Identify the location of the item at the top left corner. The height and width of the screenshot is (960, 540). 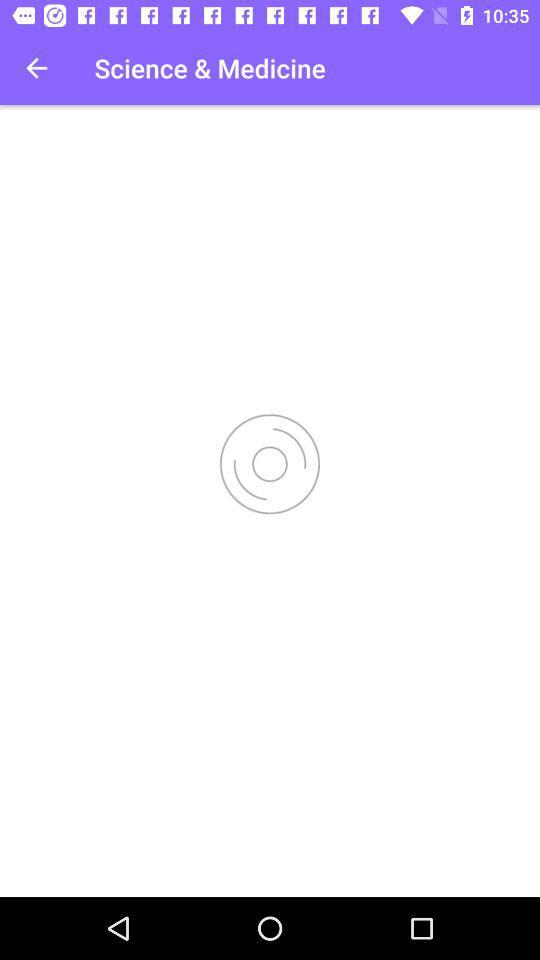
(36, 68).